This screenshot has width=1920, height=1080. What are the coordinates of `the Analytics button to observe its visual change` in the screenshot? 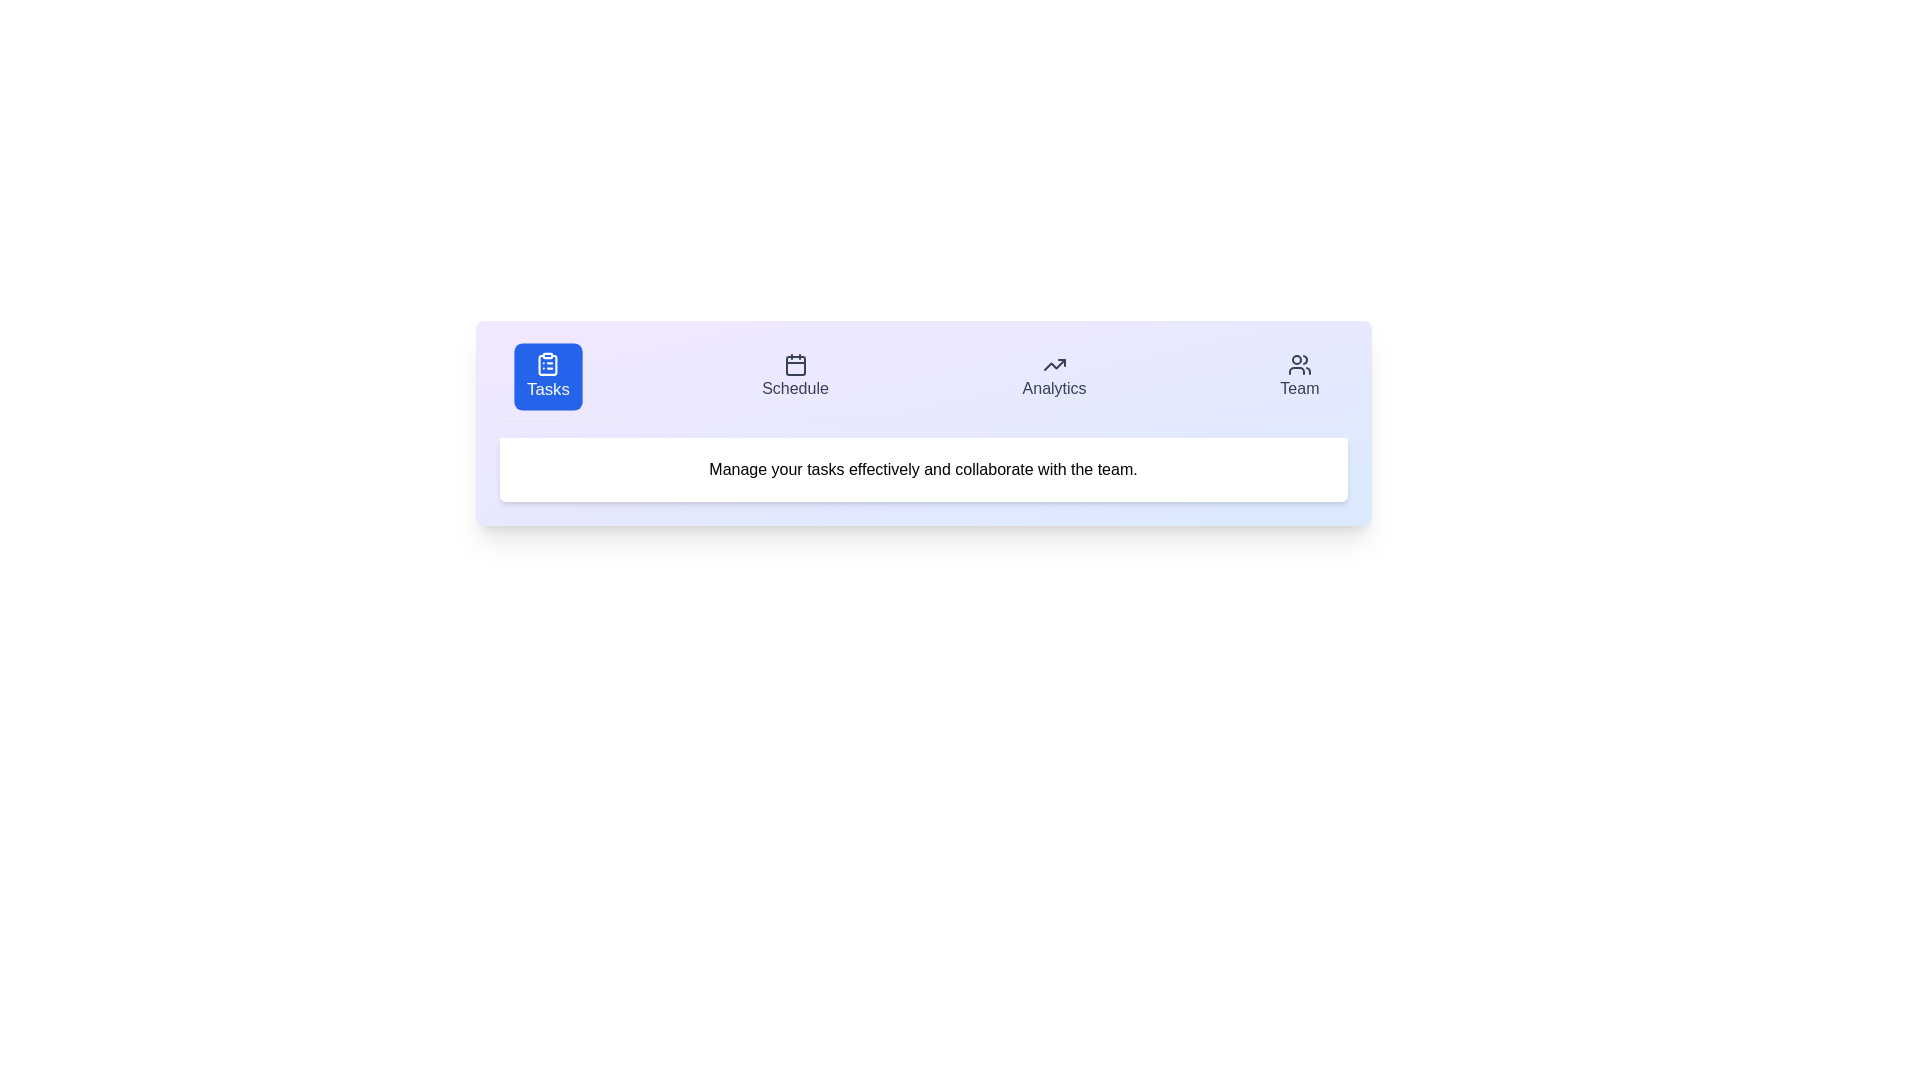 It's located at (1053, 377).